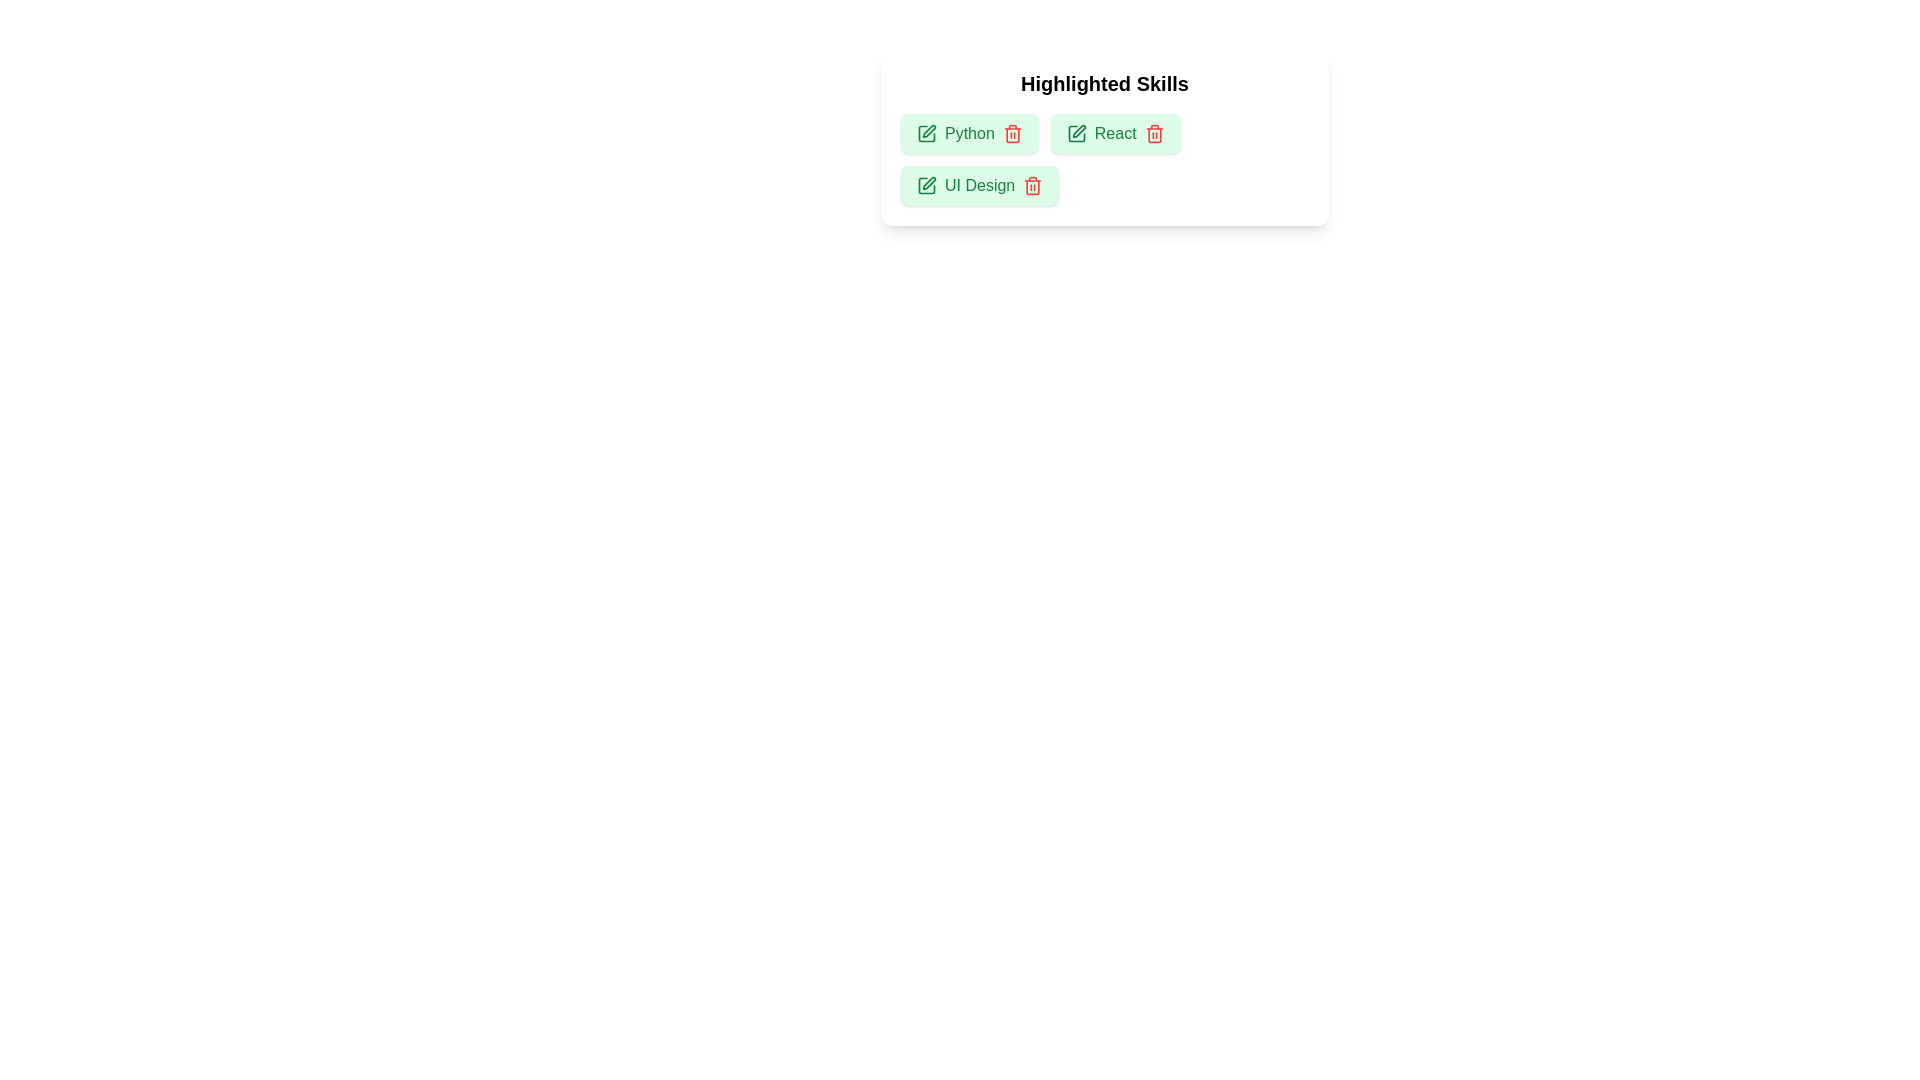 The image size is (1920, 1080). I want to click on edit icon next to the skill Python to initiate editing, so click(925, 134).